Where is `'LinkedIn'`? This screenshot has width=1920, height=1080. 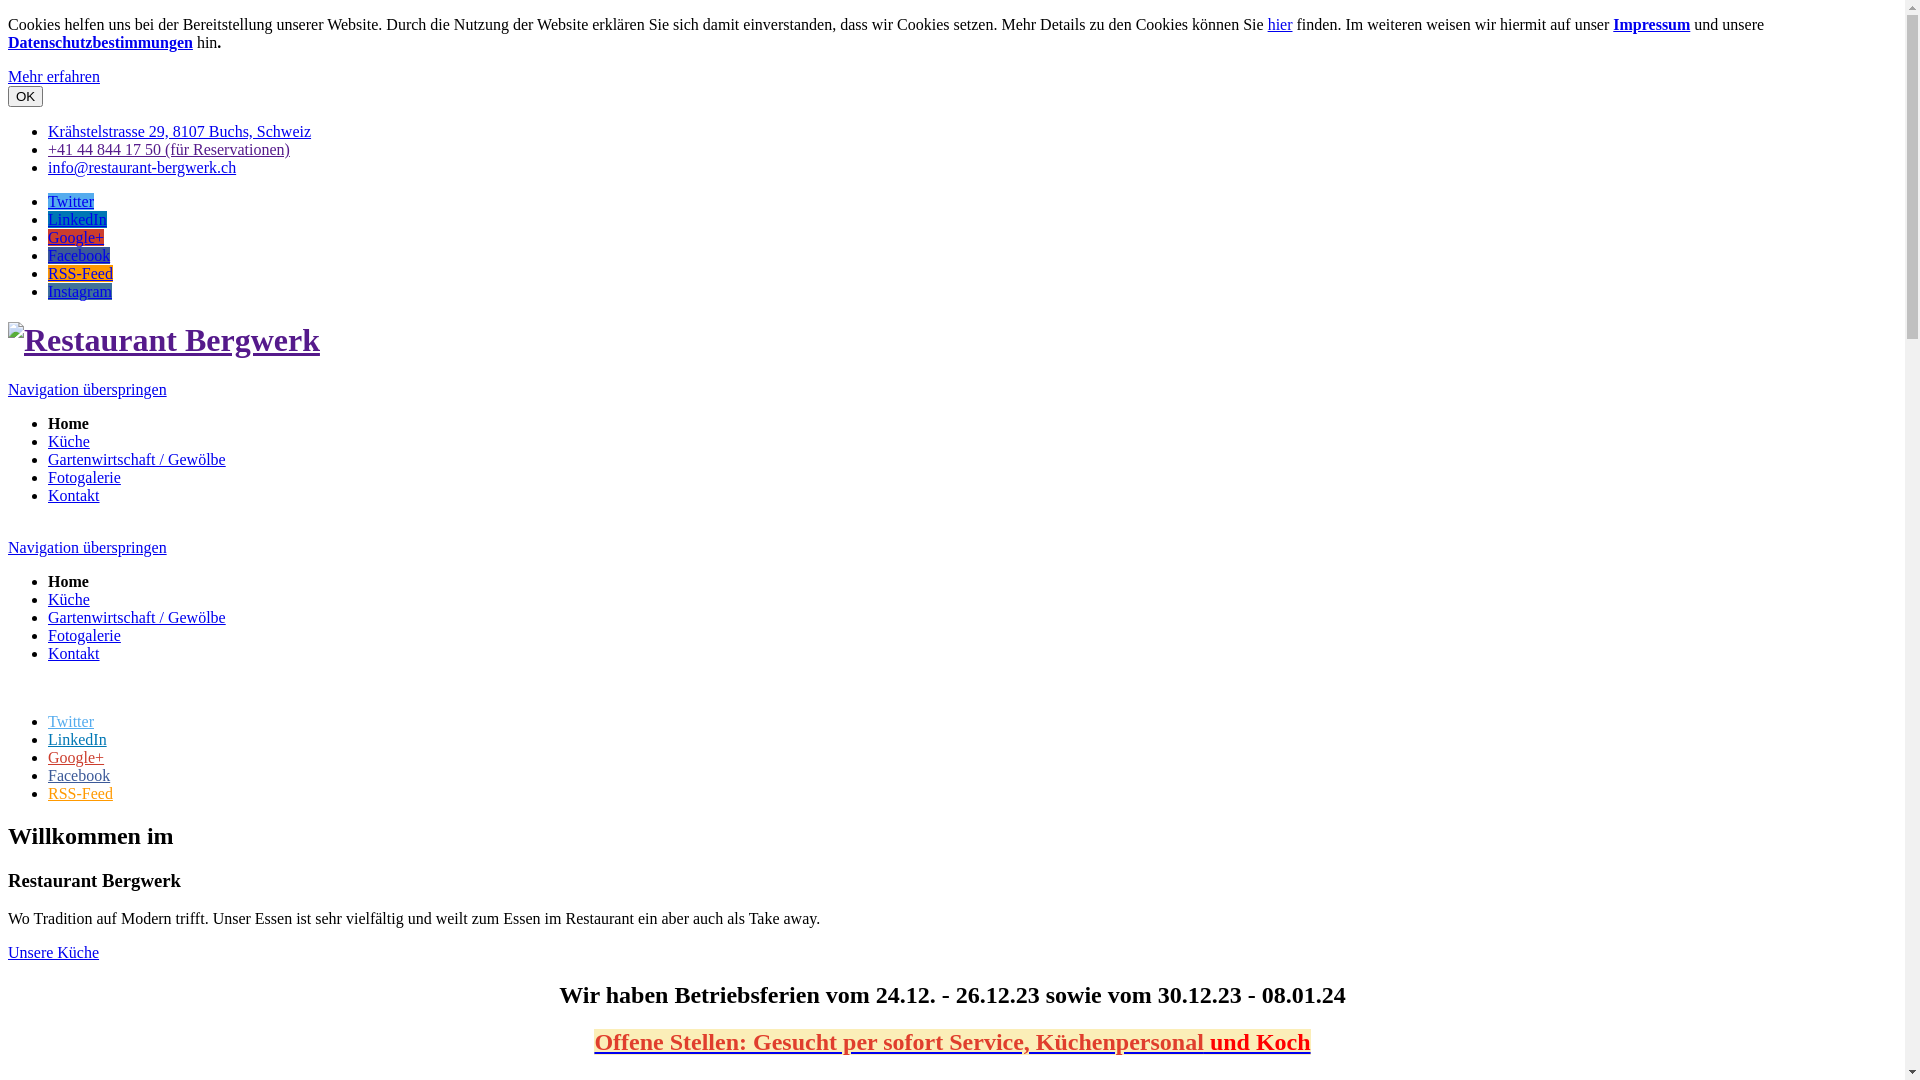
'LinkedIn' is located at coordinates (77, 219).